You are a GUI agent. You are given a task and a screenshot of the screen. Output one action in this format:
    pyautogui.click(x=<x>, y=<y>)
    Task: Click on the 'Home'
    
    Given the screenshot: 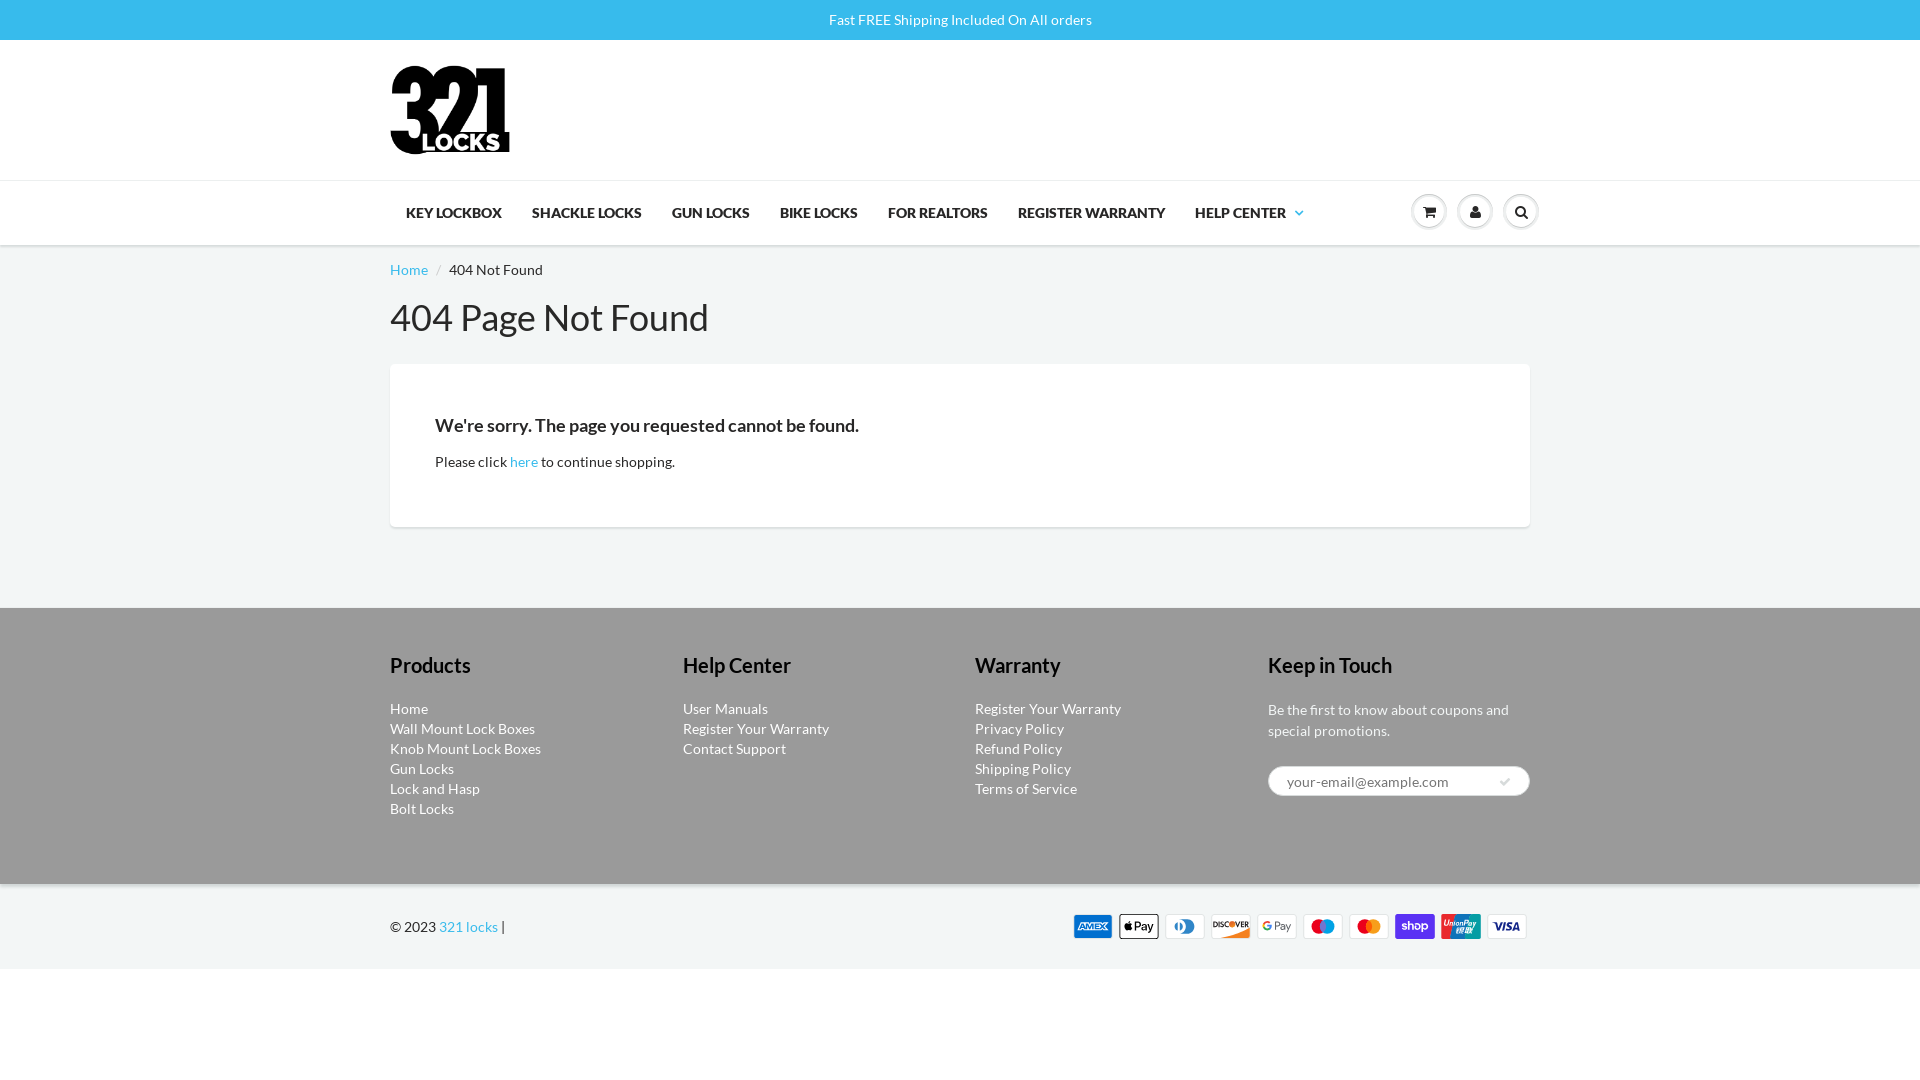 What is the action you would take?
    pyautogui.click(x=407, y=268)
    